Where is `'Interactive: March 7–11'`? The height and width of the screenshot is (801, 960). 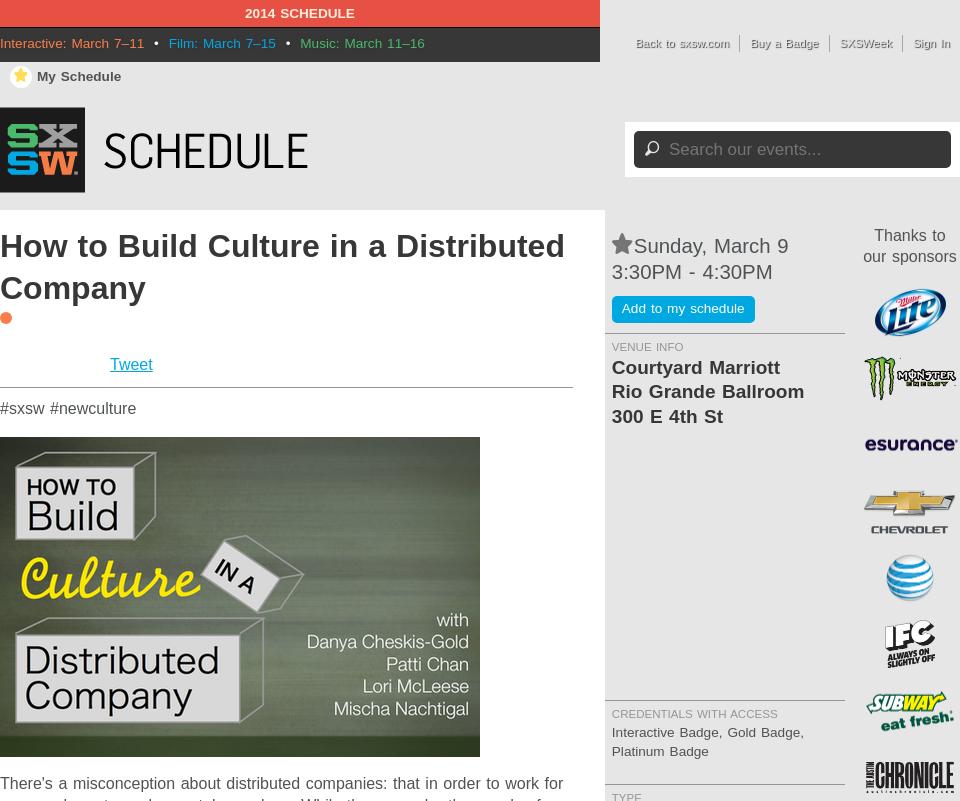 'Interactive: March 7–11' is located at coordinates (0, 42).